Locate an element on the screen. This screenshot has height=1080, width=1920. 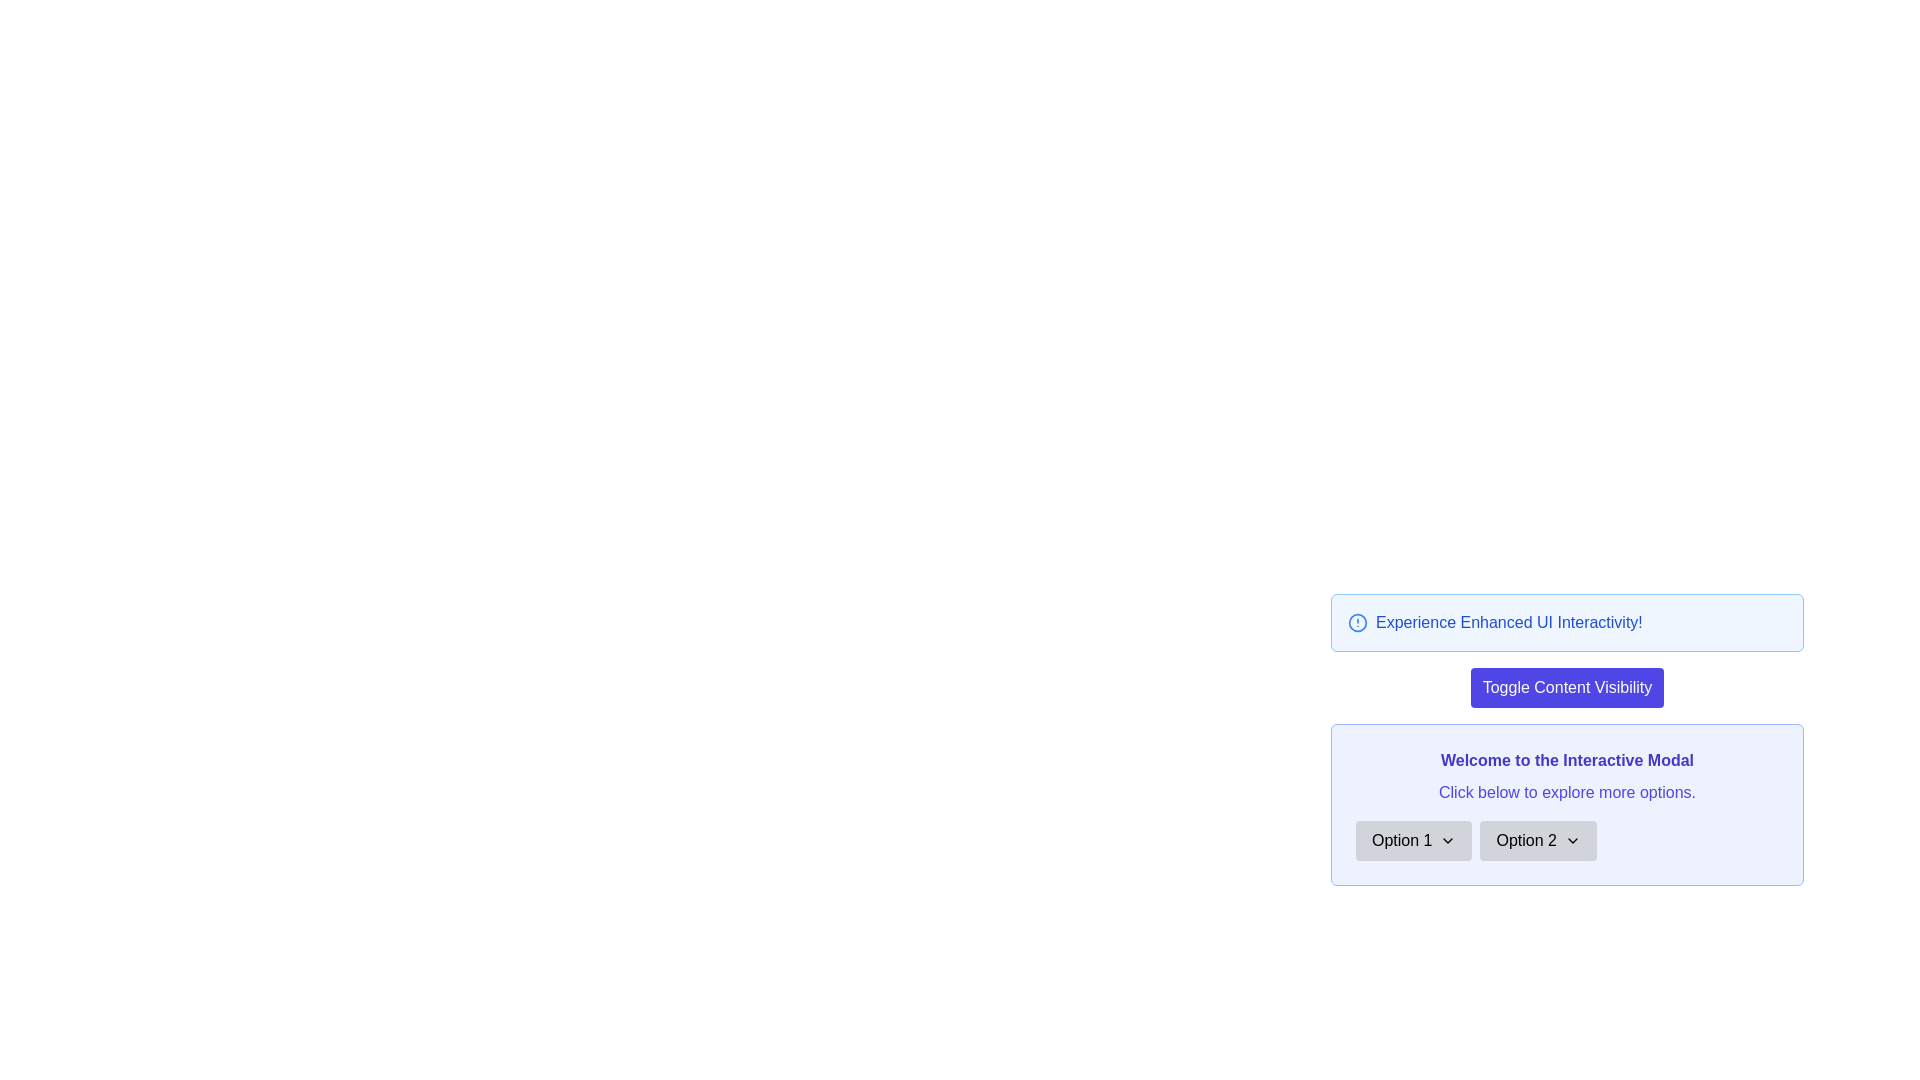
the second button in the horizontal group labeled 'Option 2' is located at coordinates (1537, 840).